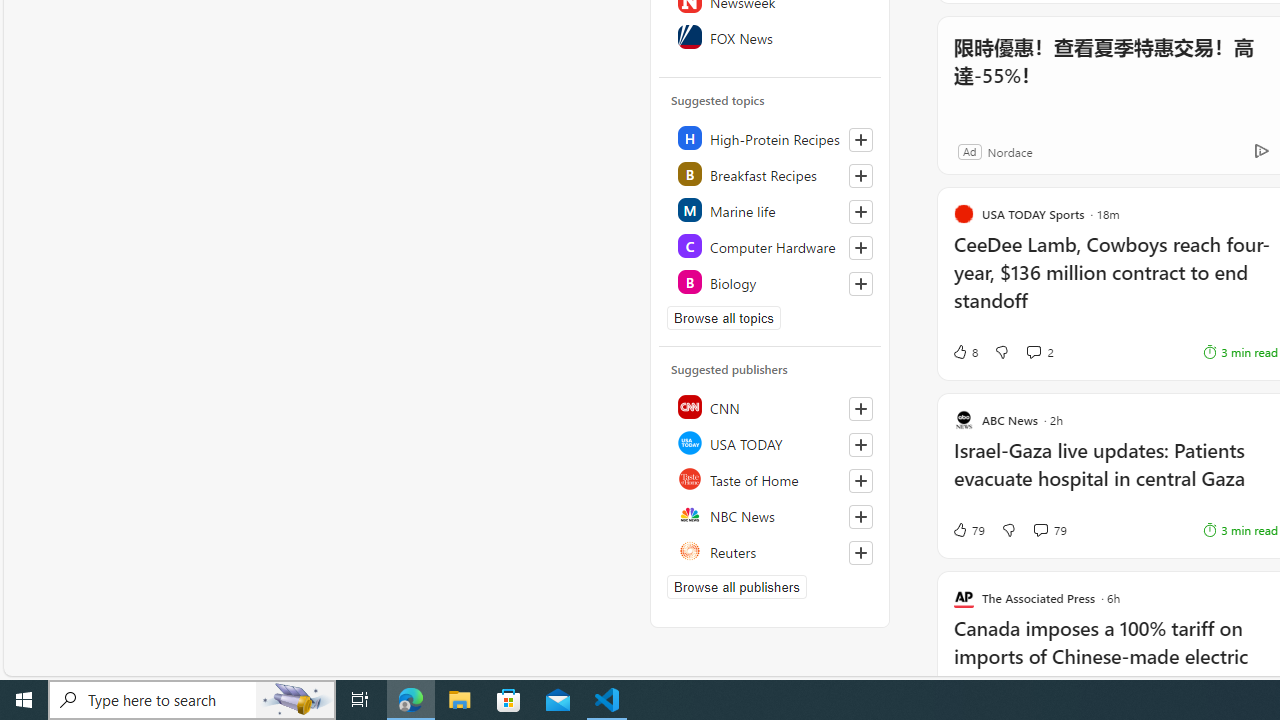 The width and height of the screenshot is (1280, 720). What do you see at coordinates (770, 37) in the screenshot?
I see `'FOX News'` at bounding box center [770, 37].